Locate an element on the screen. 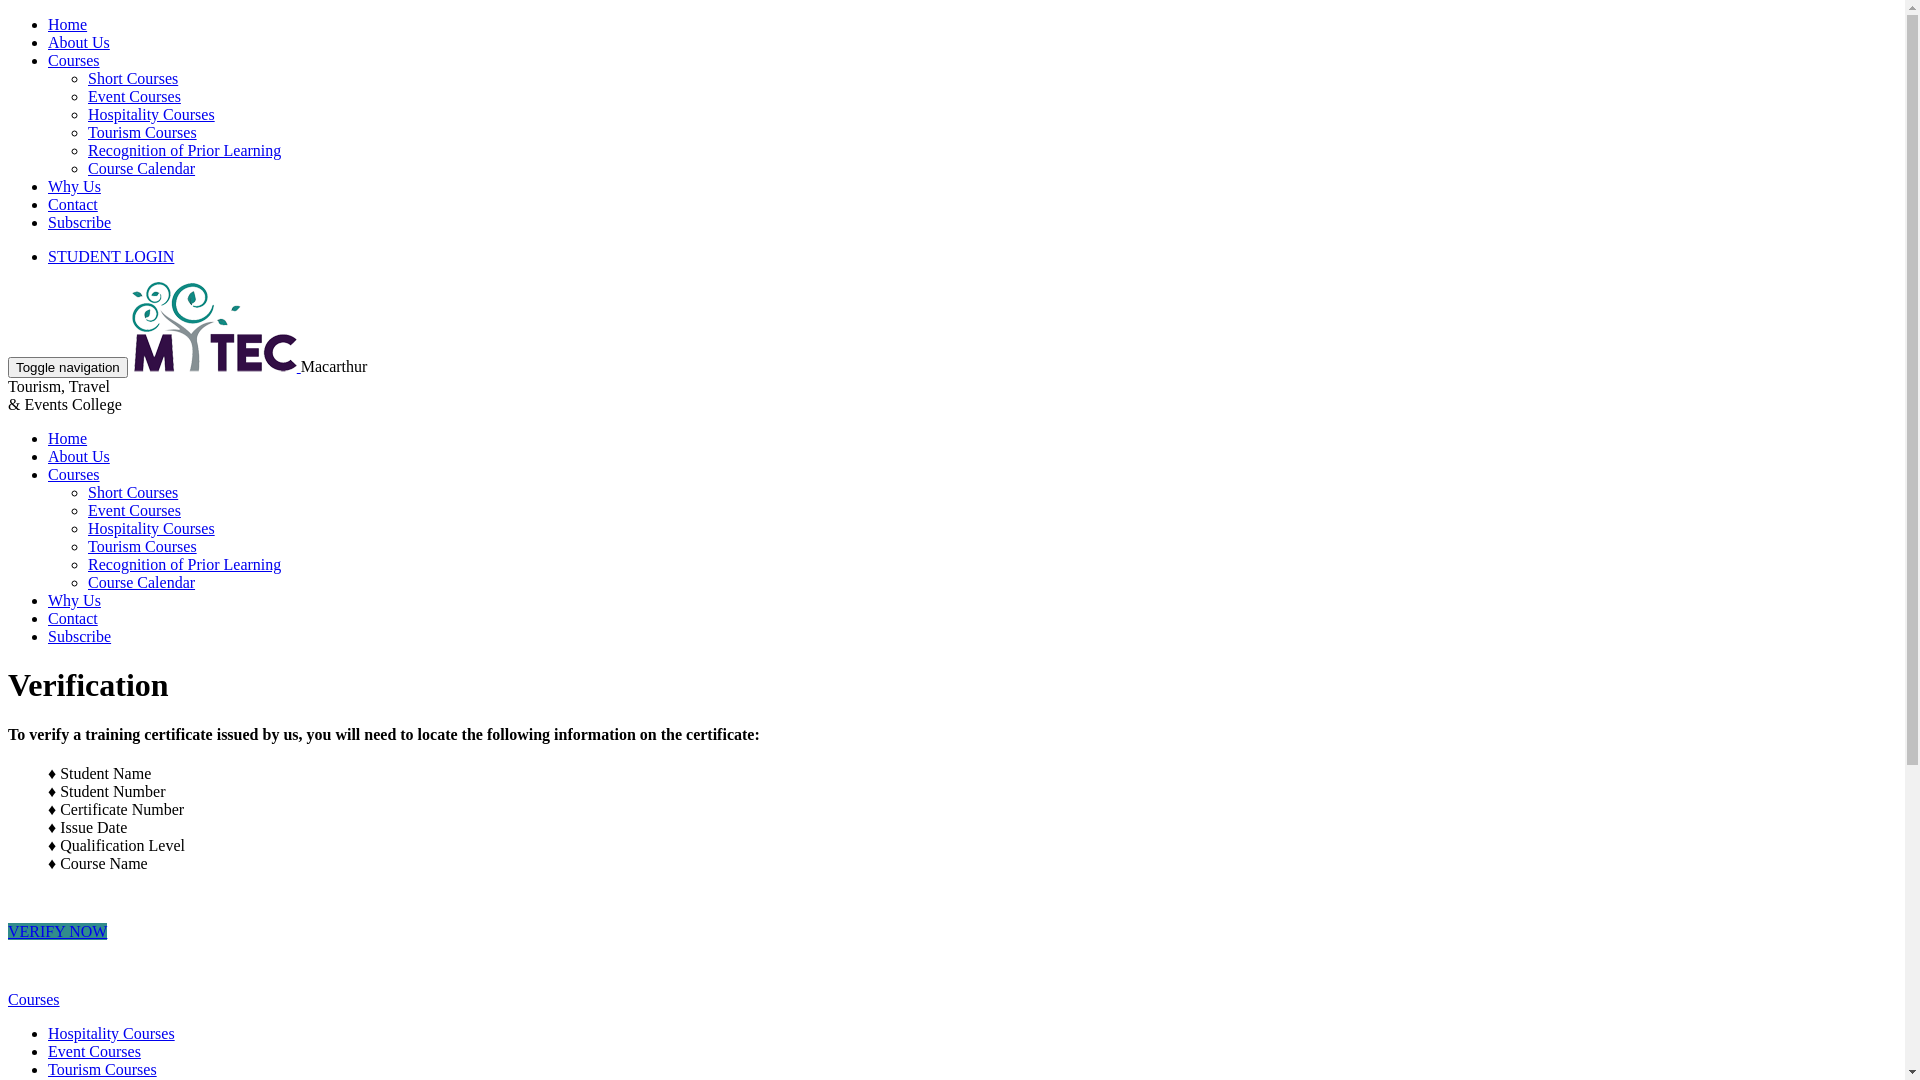 This screenshot has width=1920, height=1080. 'Subscribe' is located at coordinates (79, 222).